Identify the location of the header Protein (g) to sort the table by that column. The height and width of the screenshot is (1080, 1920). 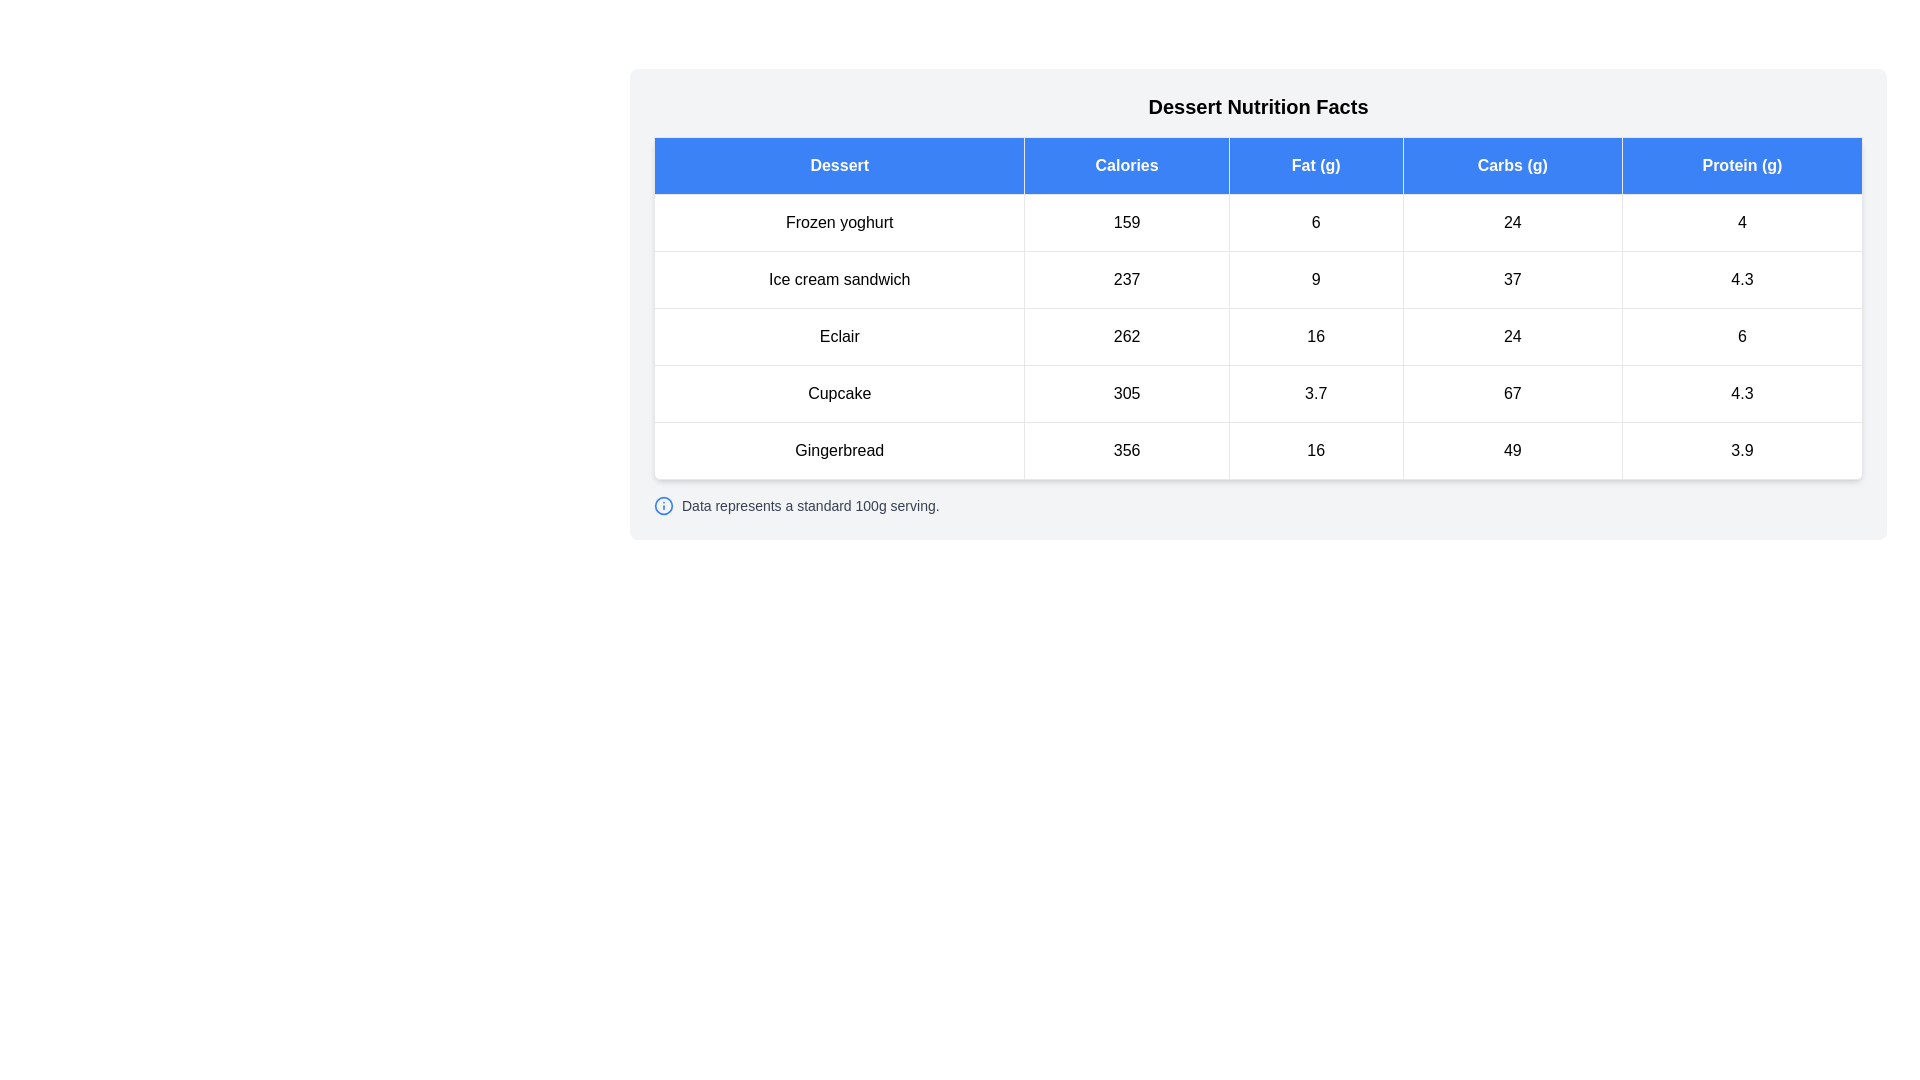
(1741, 164).